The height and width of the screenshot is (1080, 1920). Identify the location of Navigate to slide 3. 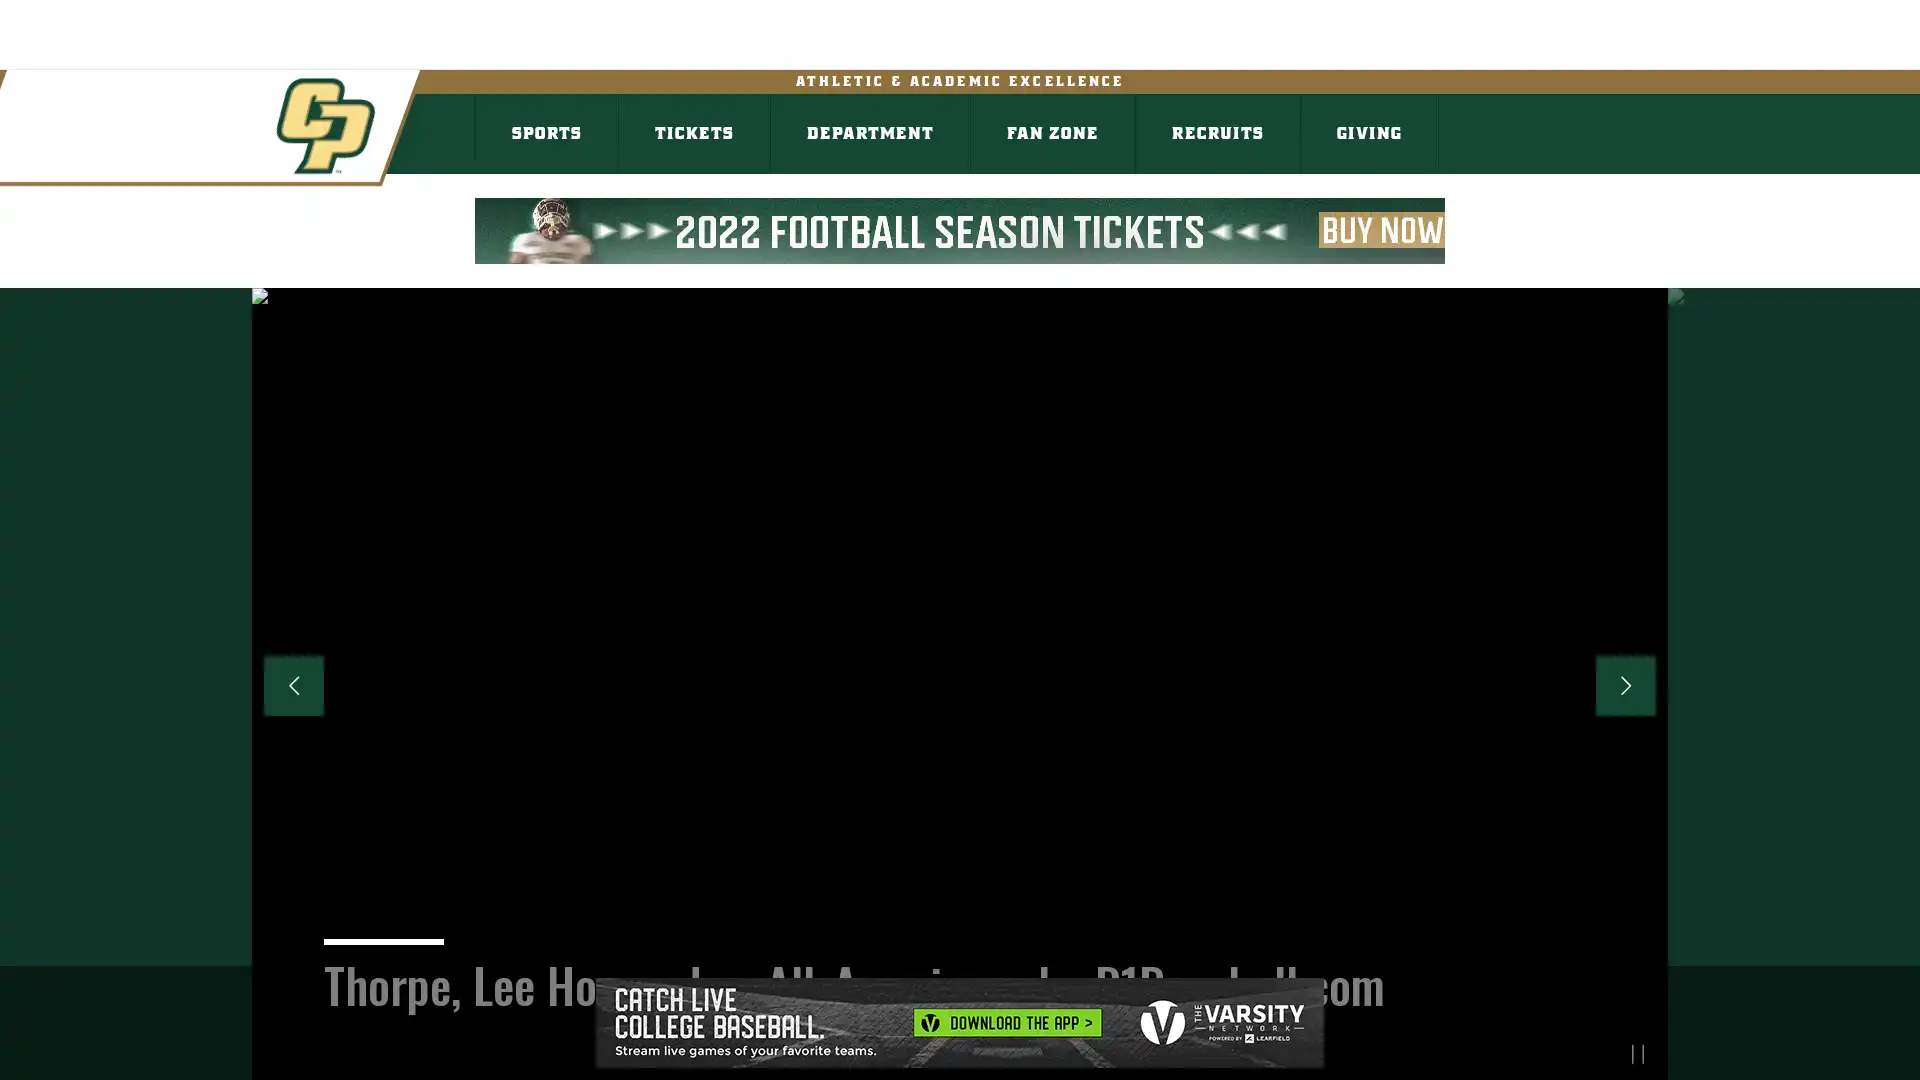
(940, 1052).